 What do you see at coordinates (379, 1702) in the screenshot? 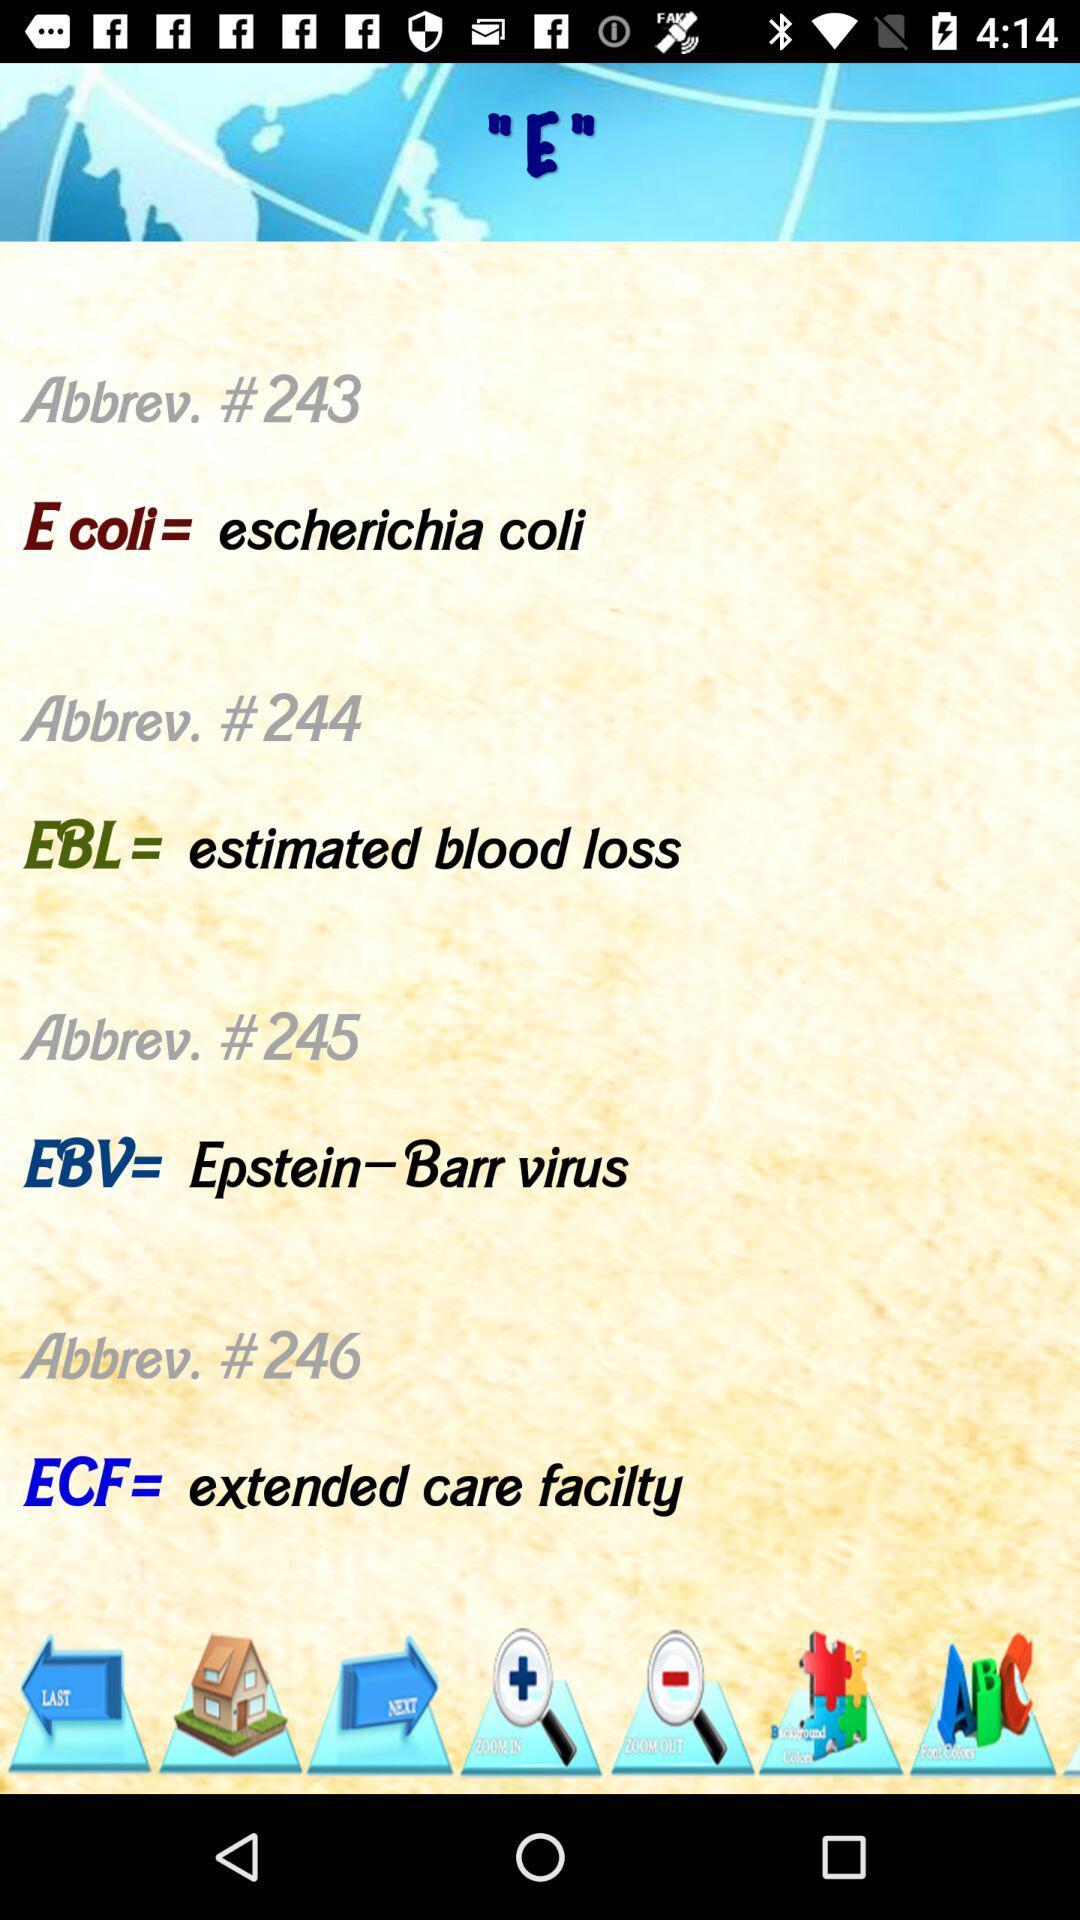
I see `next` at bounding box center [379, 1702].